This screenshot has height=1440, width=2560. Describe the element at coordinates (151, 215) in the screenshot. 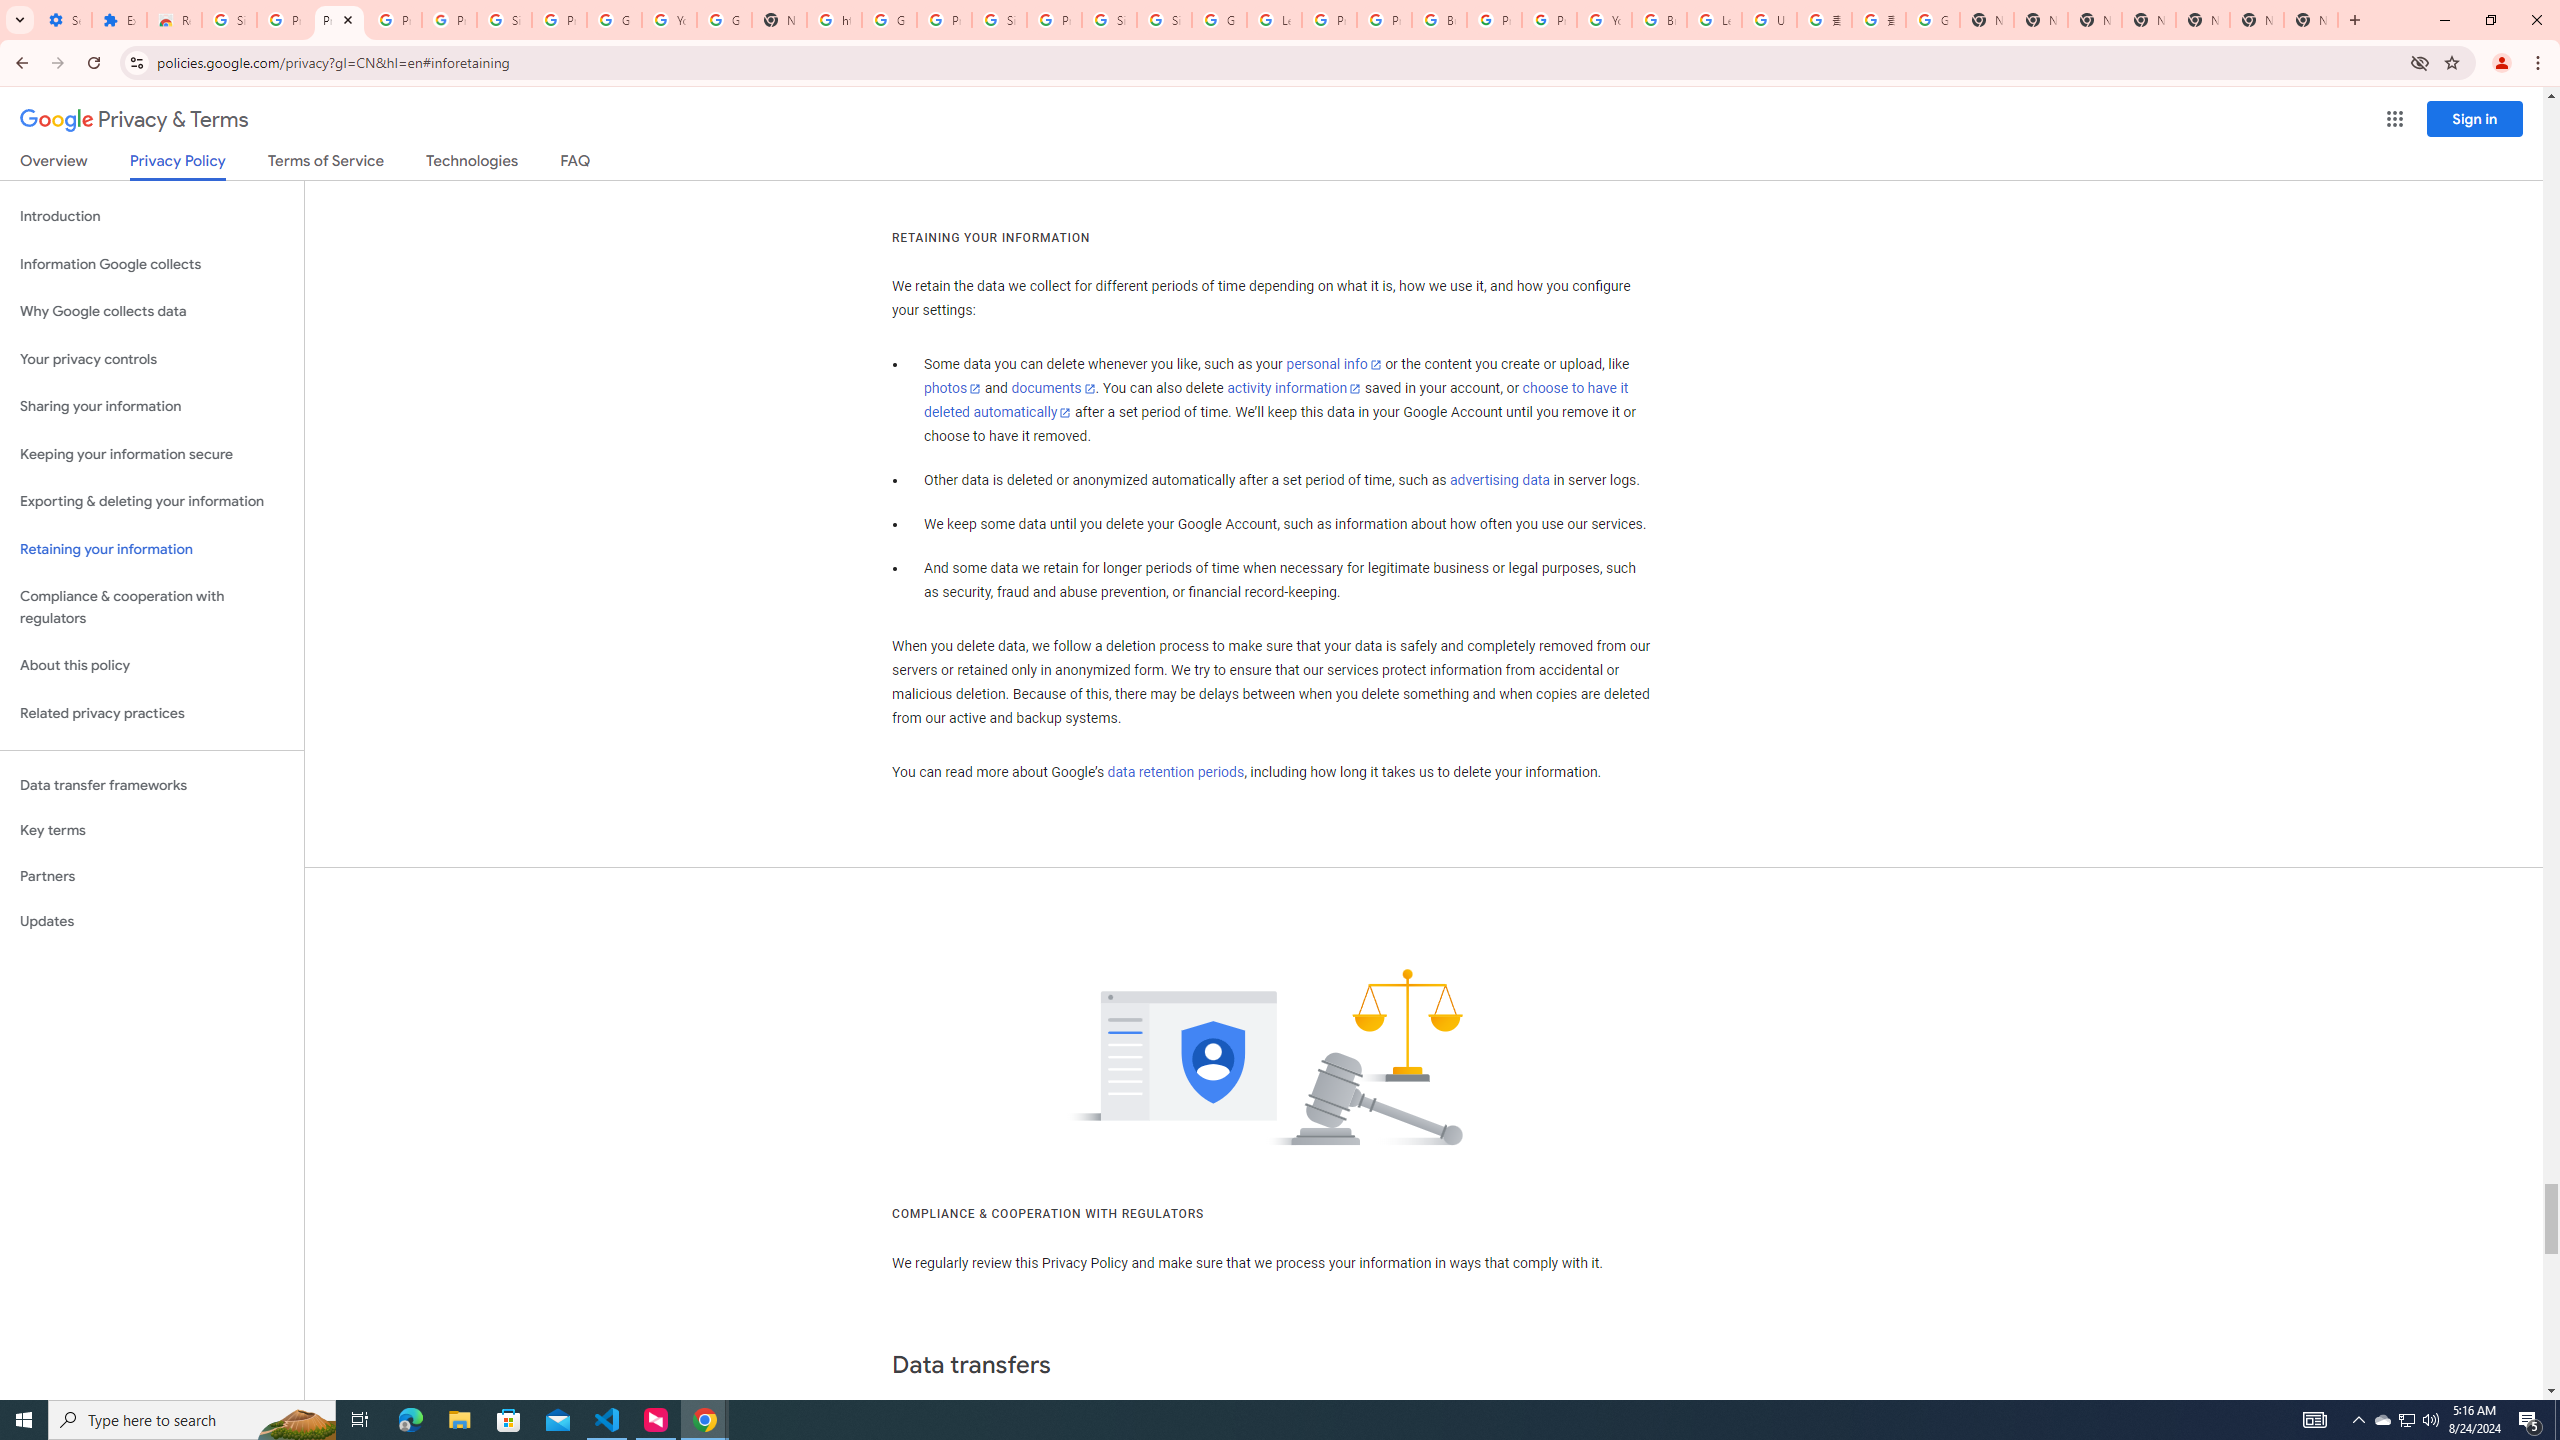

I see `'Introduction'` at that location.